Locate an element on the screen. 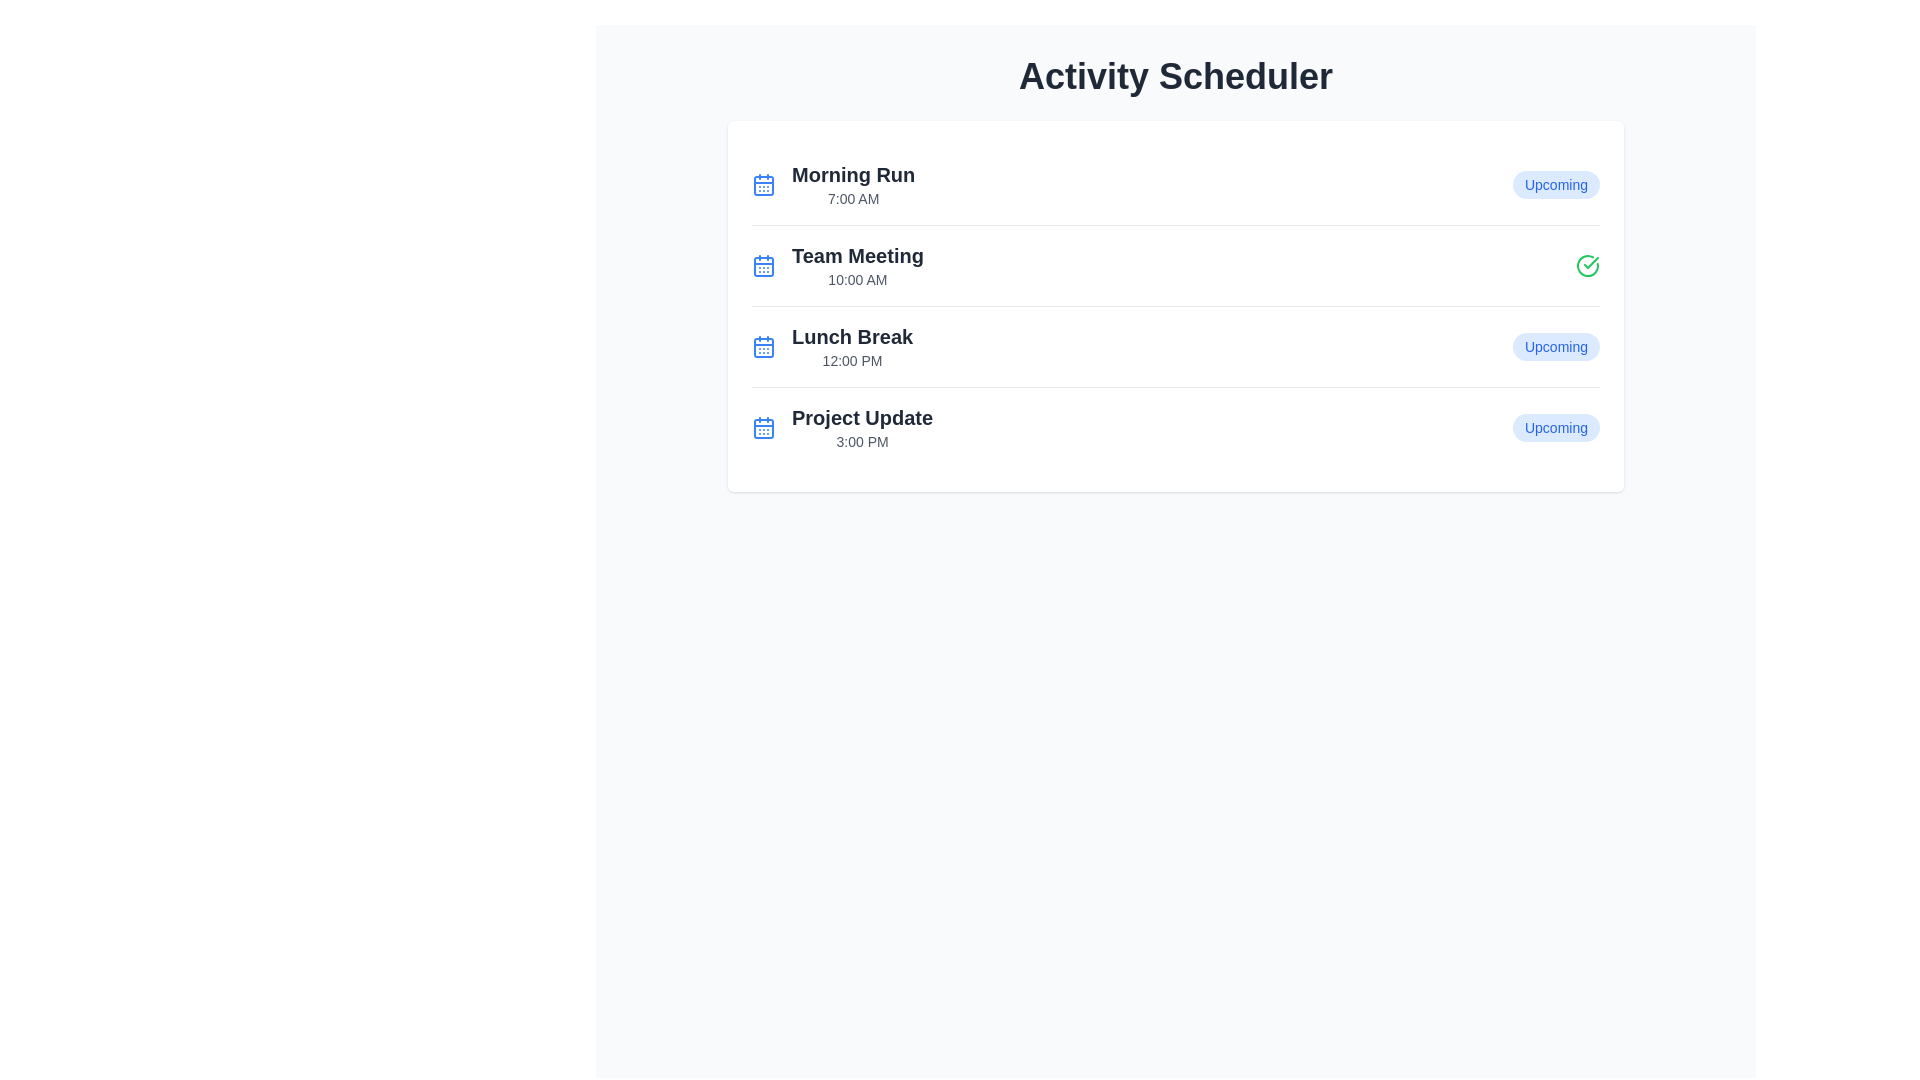 Image resolution: width=1920 pixels, height=1080 pixels. the text label displaying '3:00 PM', which is positioned directly below the 'Project Update' title, indicating a time for a scheduled event is located at coordinates (862, 441).